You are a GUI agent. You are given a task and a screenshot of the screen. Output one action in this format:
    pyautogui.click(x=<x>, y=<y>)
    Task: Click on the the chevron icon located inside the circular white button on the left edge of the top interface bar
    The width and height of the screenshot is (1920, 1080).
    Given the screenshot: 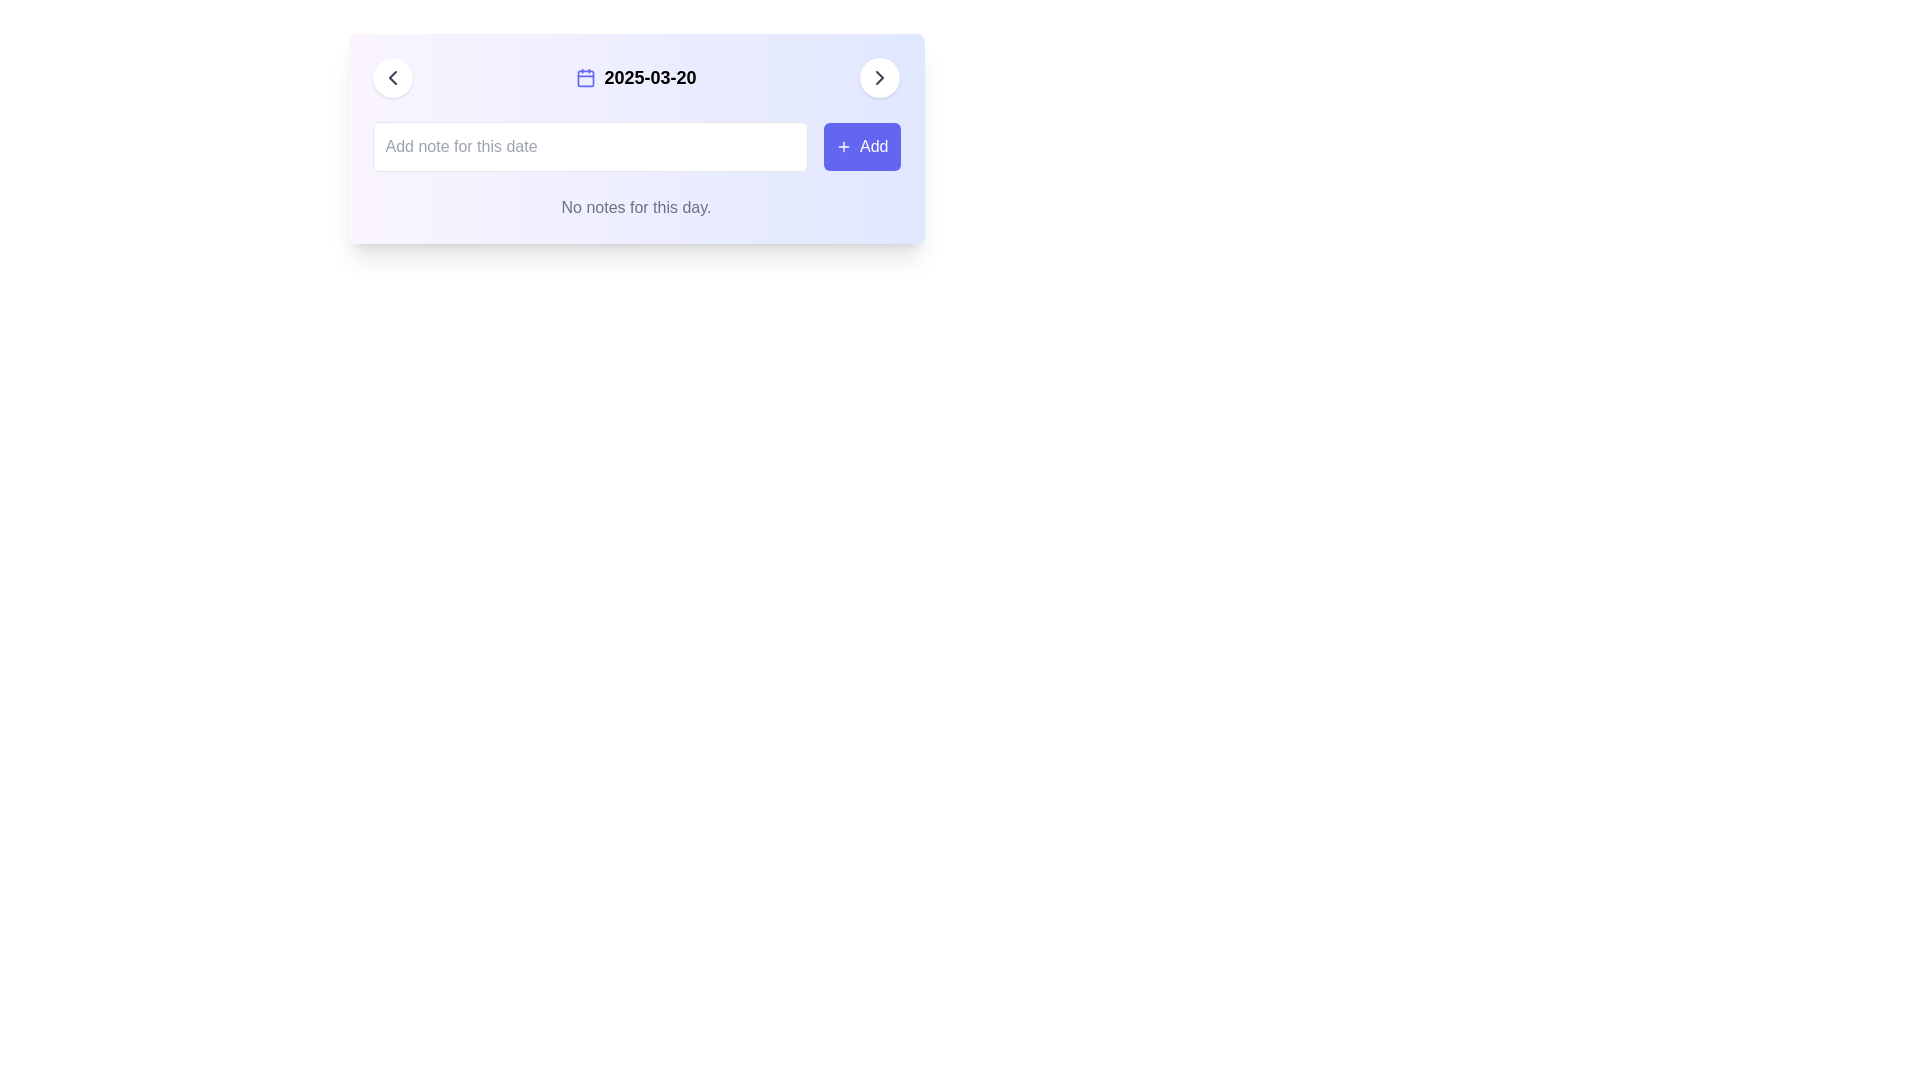 What is the action you would take?
    pyautogui.click(x=392, y=76)
    